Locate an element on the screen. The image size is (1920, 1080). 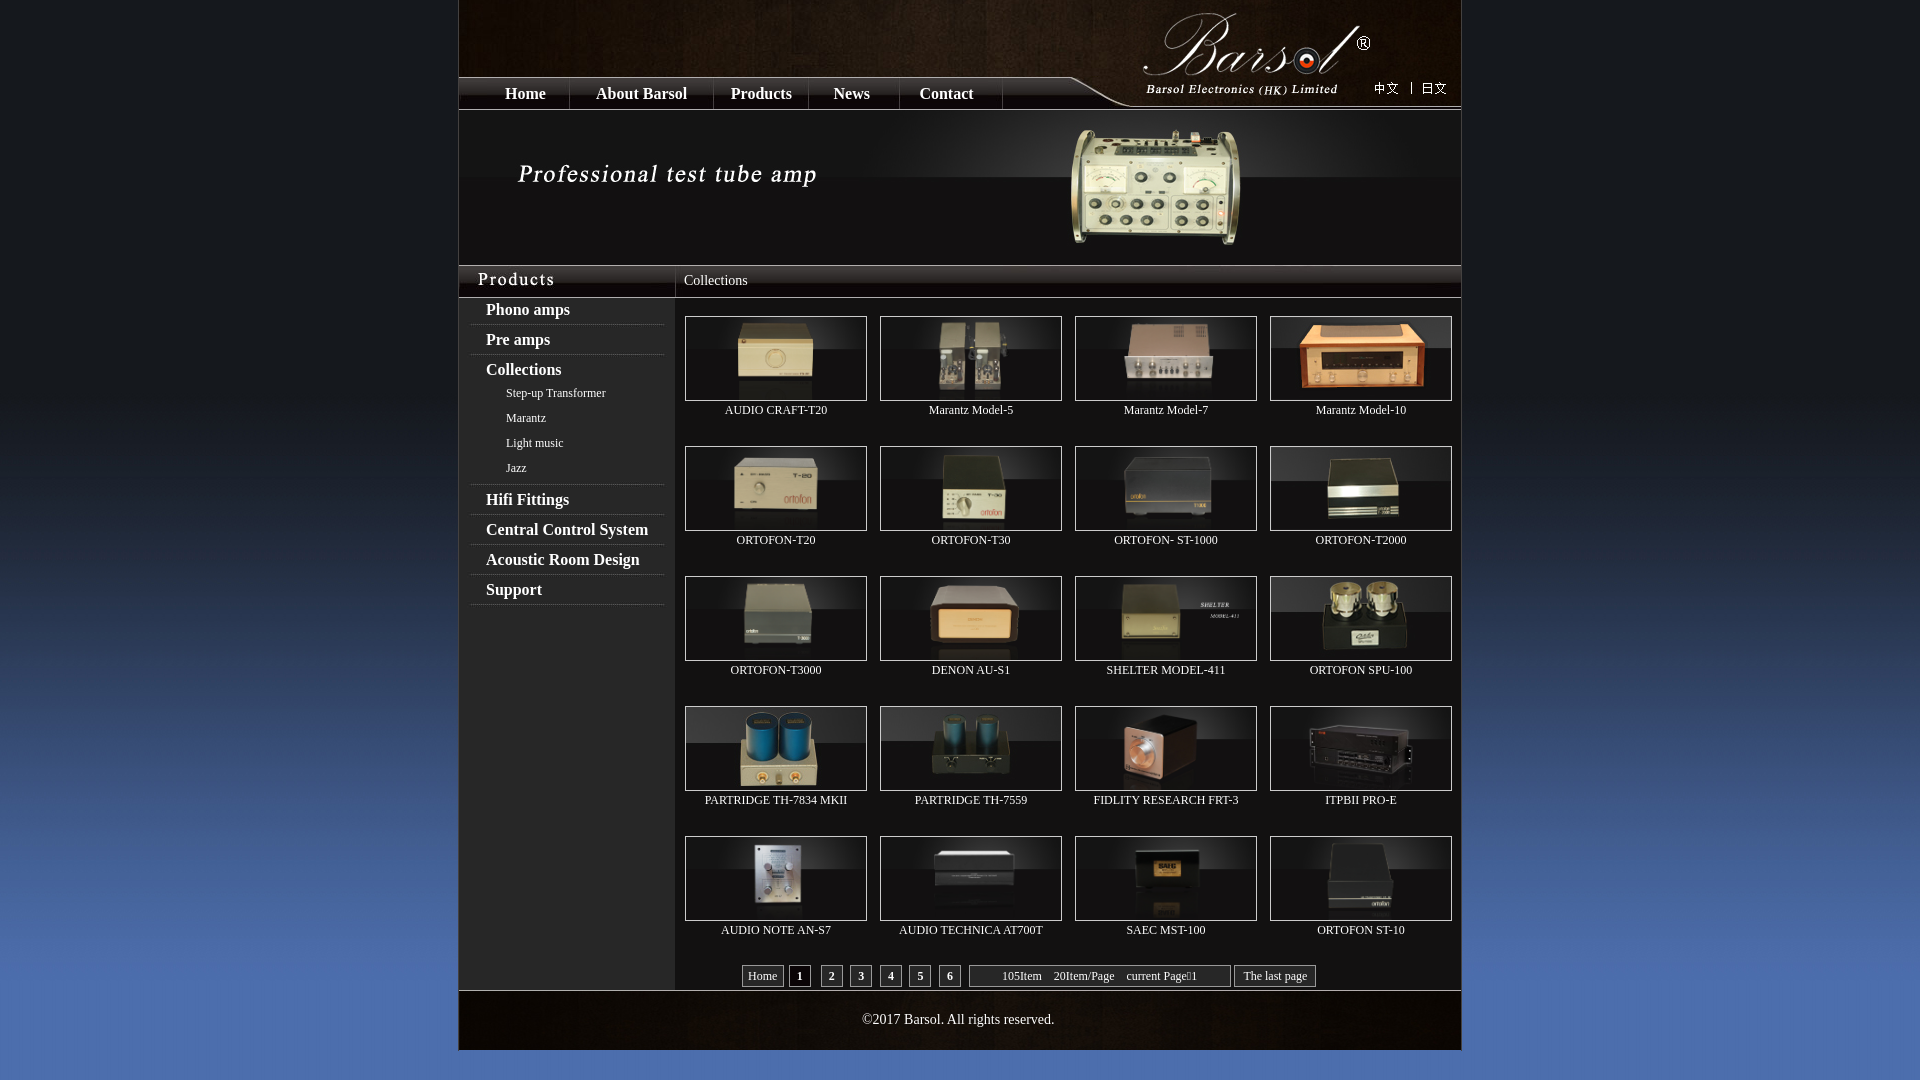
'2' is located at coordinates (831, 974).